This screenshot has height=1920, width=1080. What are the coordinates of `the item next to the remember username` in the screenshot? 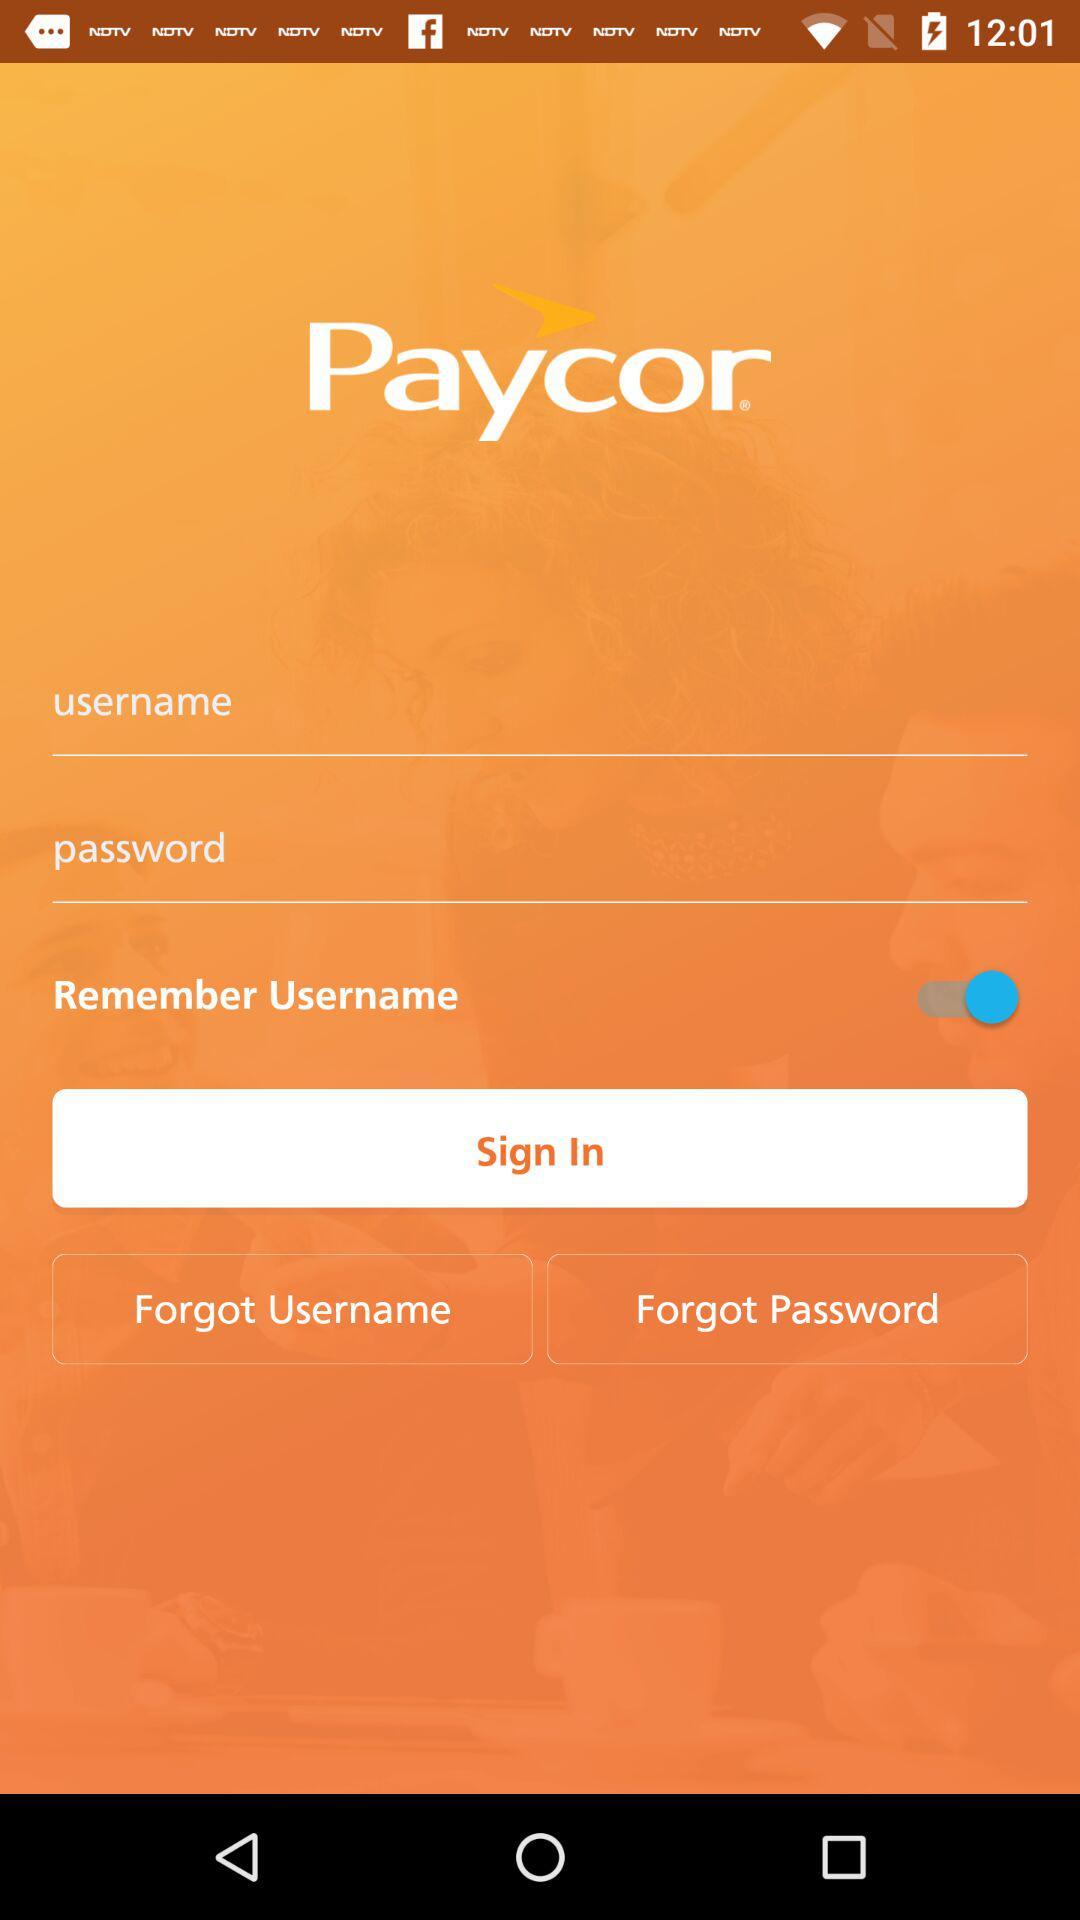 It's located at (964, 996).